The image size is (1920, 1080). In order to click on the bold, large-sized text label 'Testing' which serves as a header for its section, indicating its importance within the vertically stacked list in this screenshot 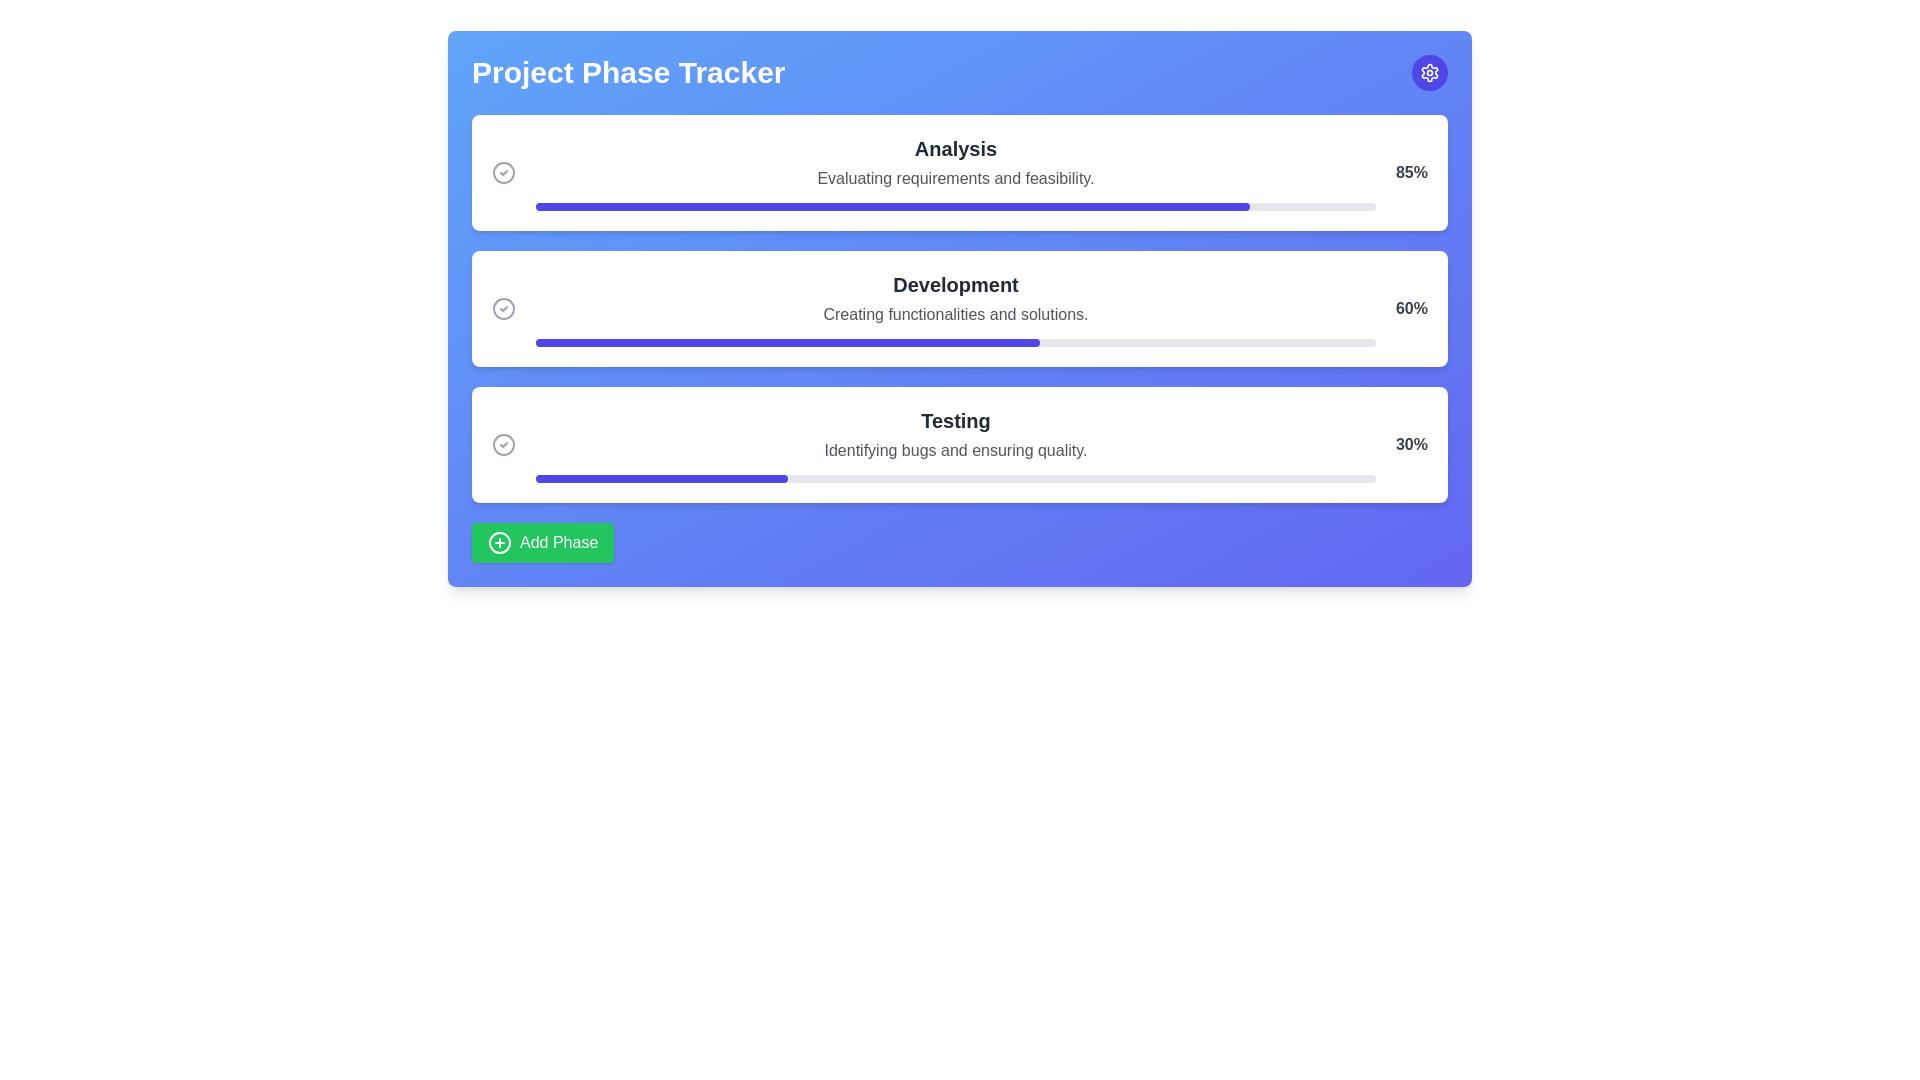, I will do `click(954, 419)`.